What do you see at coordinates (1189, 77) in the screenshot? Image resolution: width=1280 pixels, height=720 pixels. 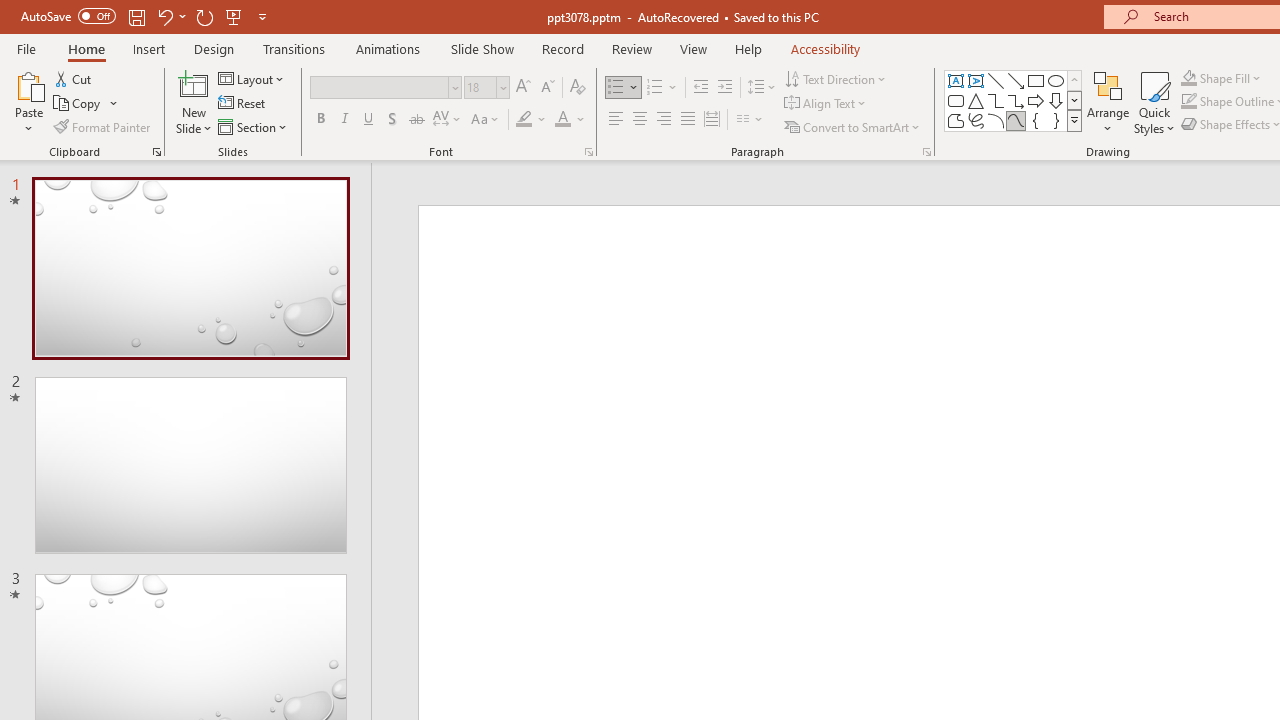 I see `'Shape Fill Dark Green, Accent 2'` at bounding box center [1189, 77].